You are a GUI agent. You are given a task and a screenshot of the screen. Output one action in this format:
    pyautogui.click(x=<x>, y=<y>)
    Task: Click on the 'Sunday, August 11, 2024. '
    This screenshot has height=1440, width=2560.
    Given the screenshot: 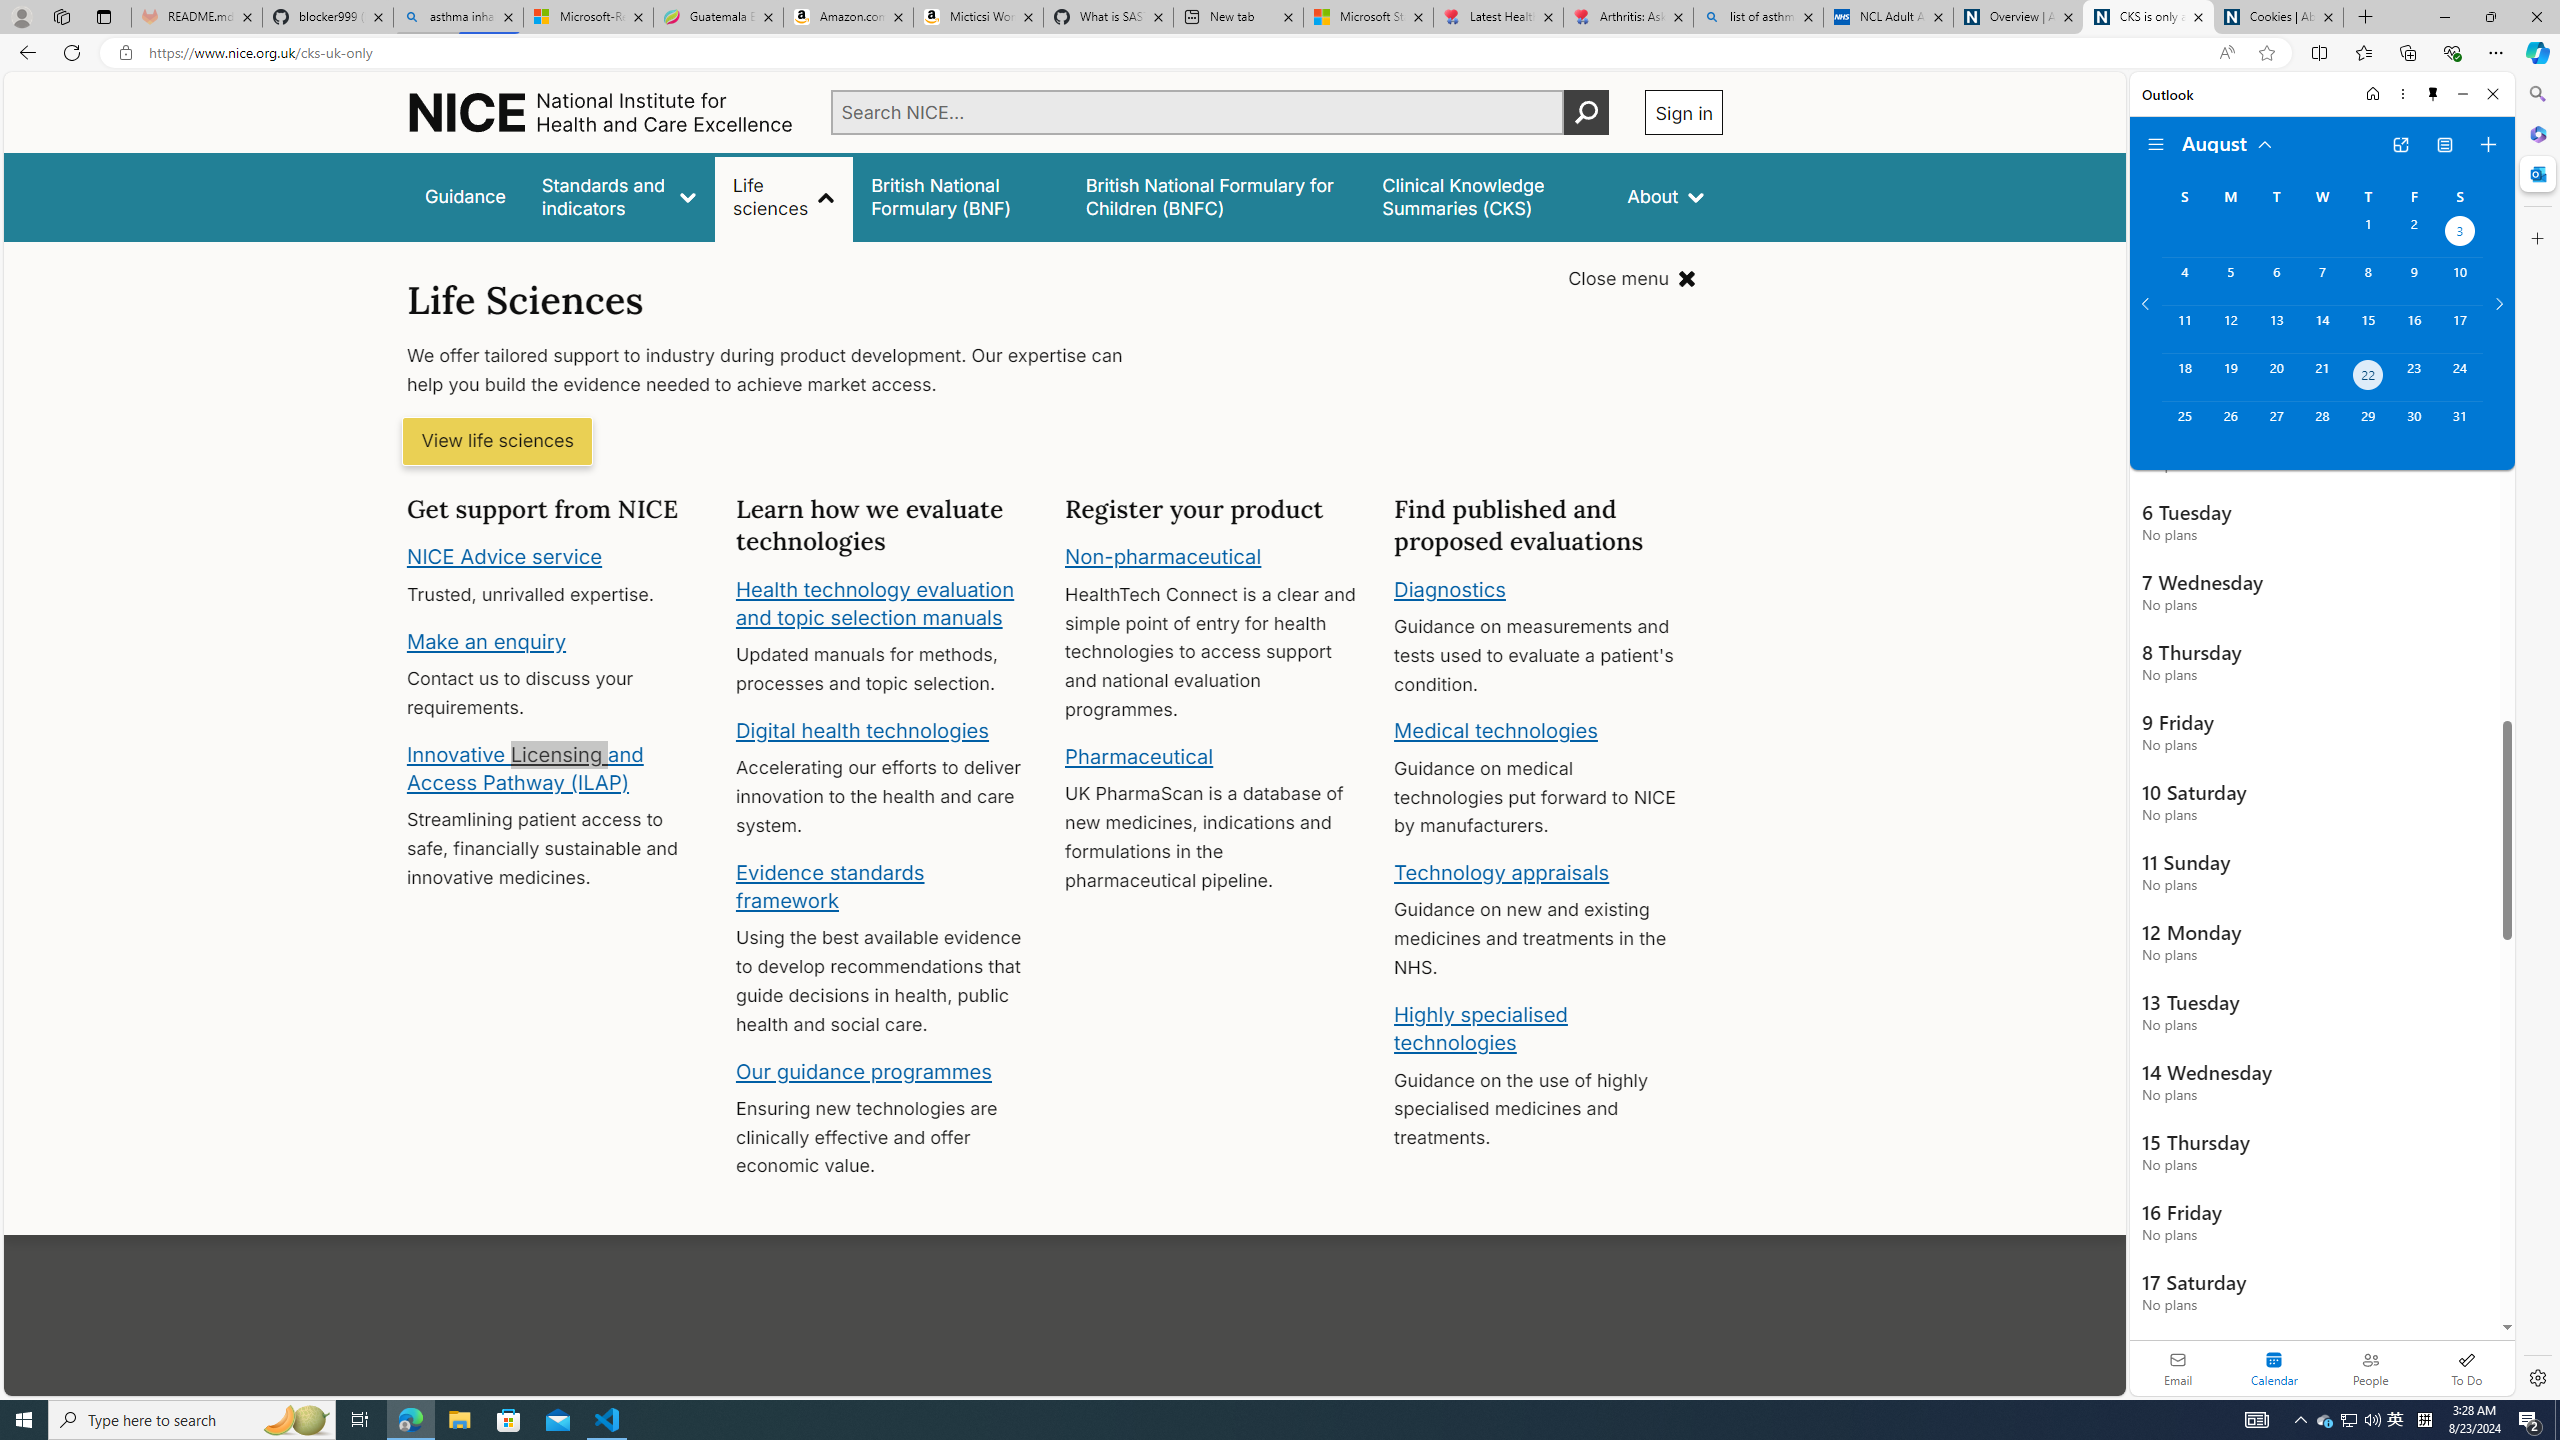 What is the action you would take?
    pyautogui.click(x=2184, y=329)
    